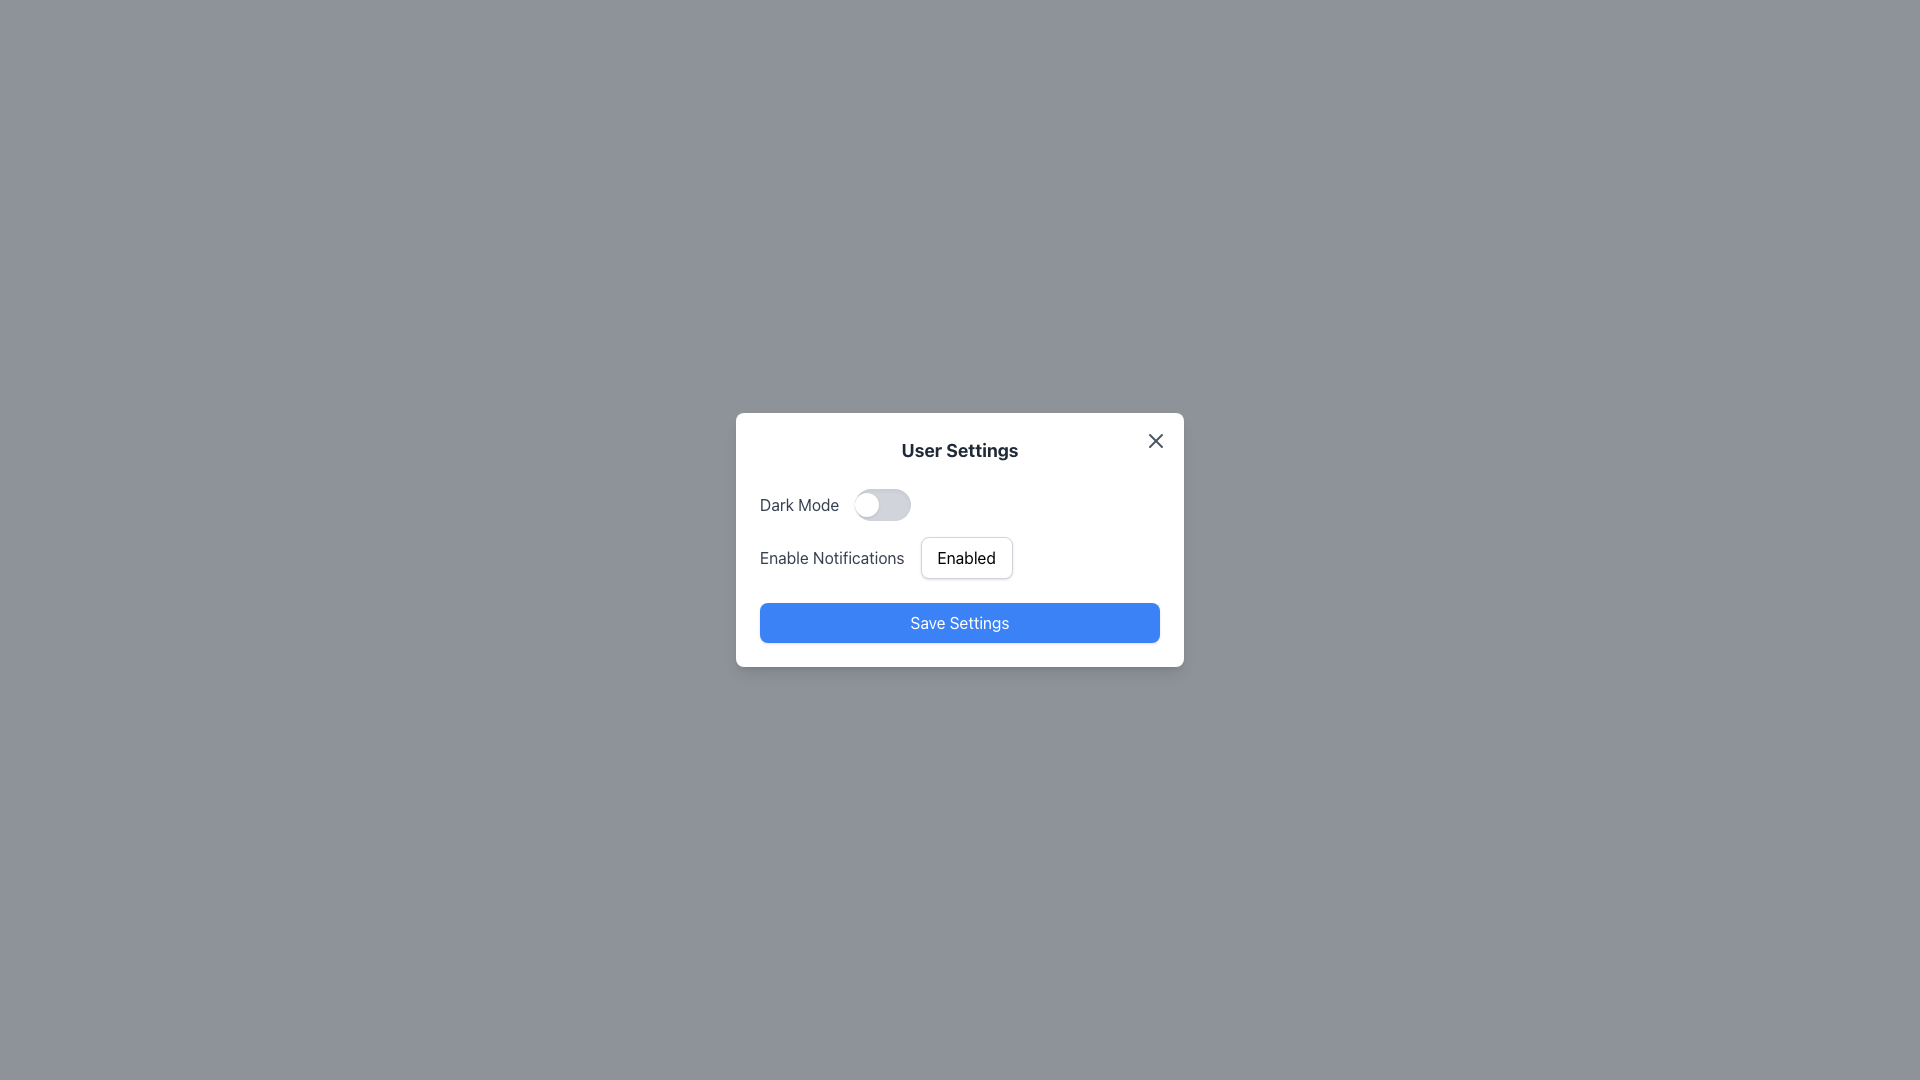  What do you see at coordinates (960, 622) in the screenshot?
I see `the confirmation button located at the bottom of the 'User Settings' dialog, positioned below the 'Dark Mode' and 'Enable Notifications' settings` at bounding box center [960, 622].